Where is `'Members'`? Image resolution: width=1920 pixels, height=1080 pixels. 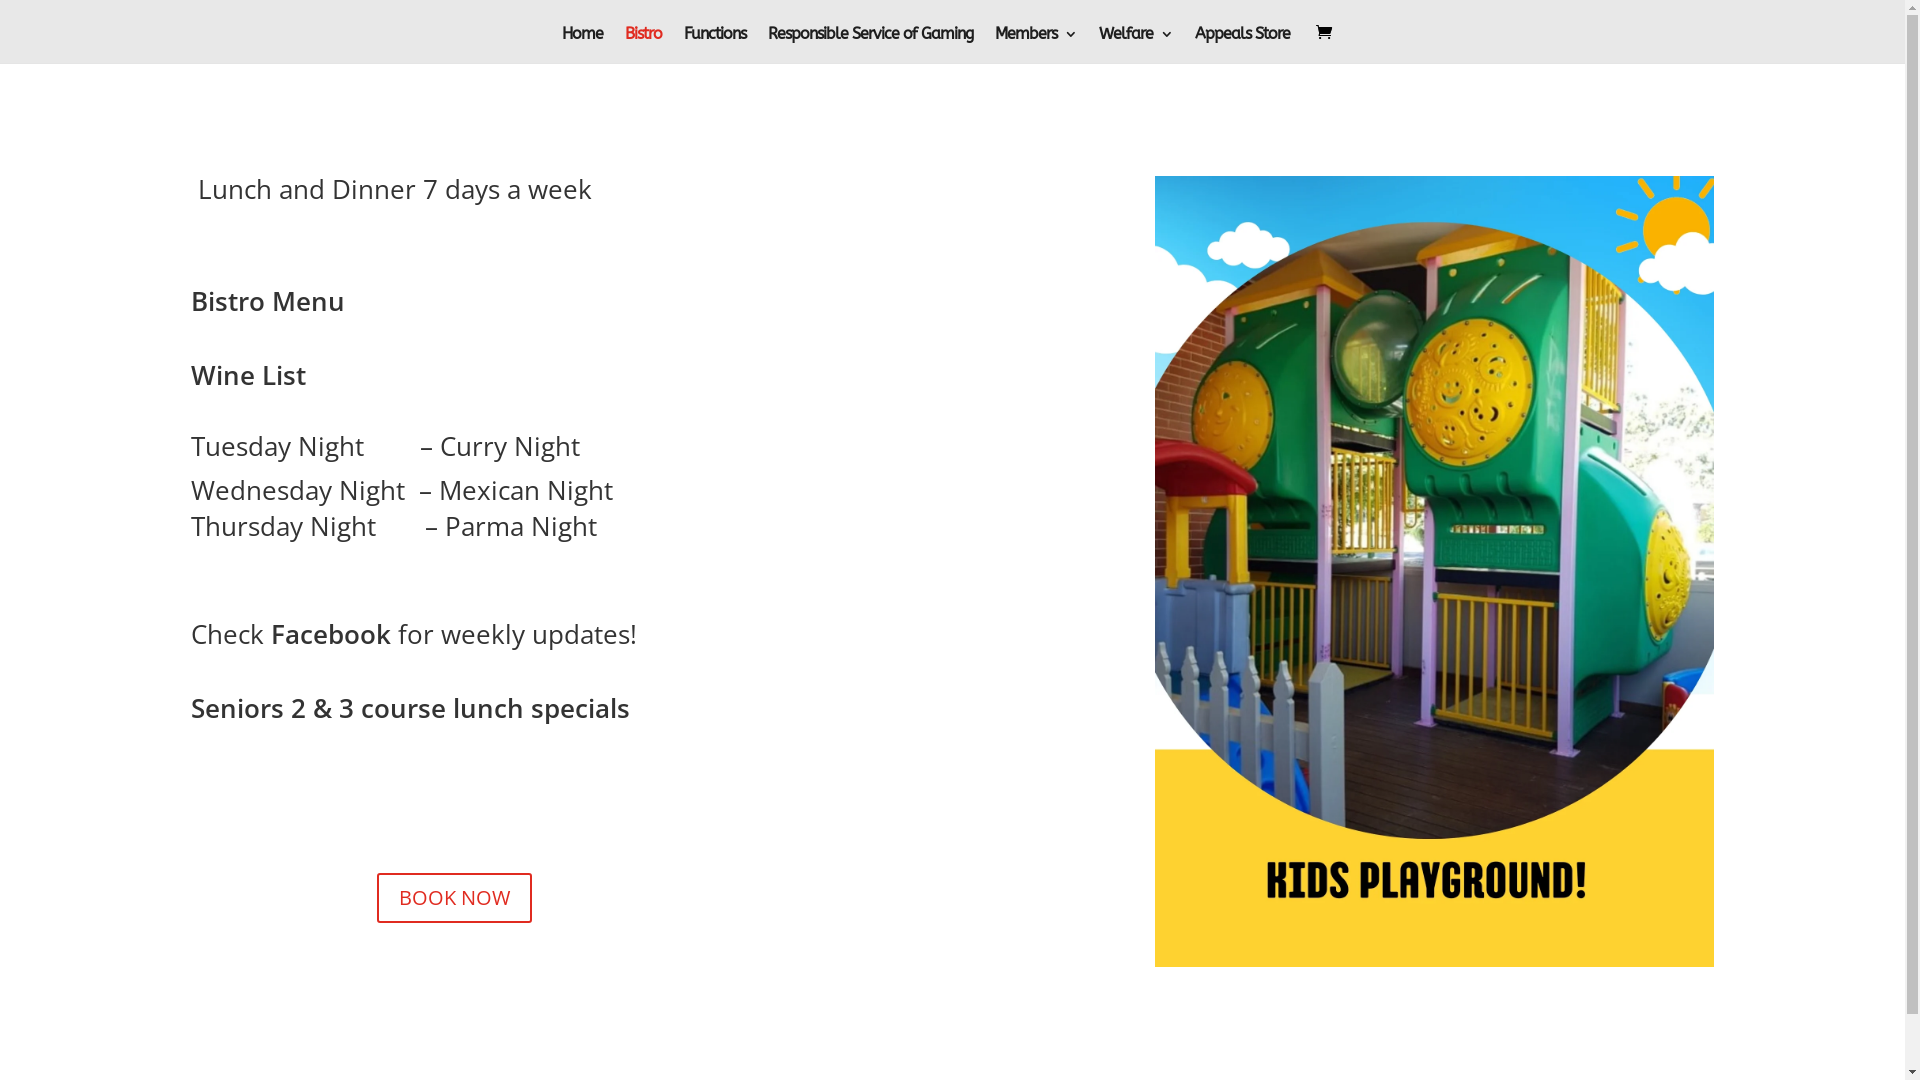 'Members' is located at coordinates (1035, 45).